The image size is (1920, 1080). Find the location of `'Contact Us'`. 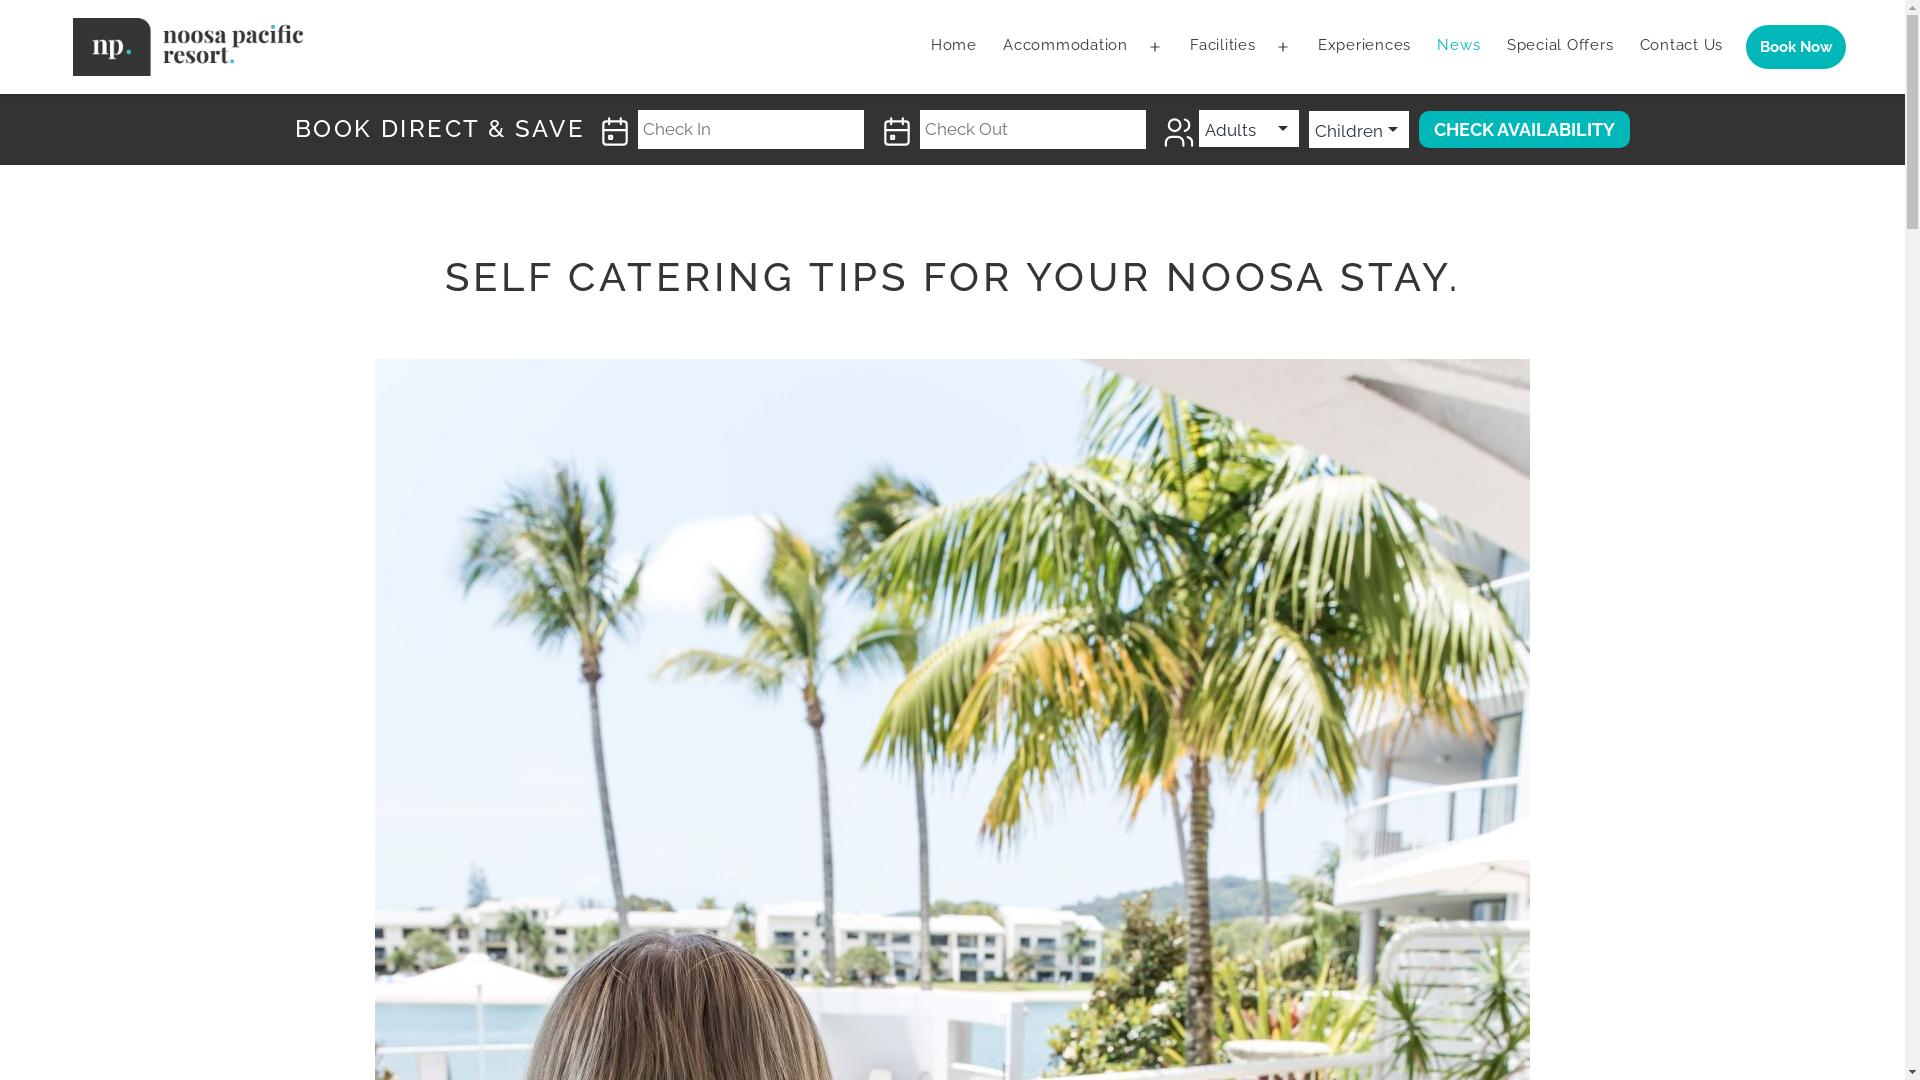

'Contact Us' is located at coordinates (1680, 46).